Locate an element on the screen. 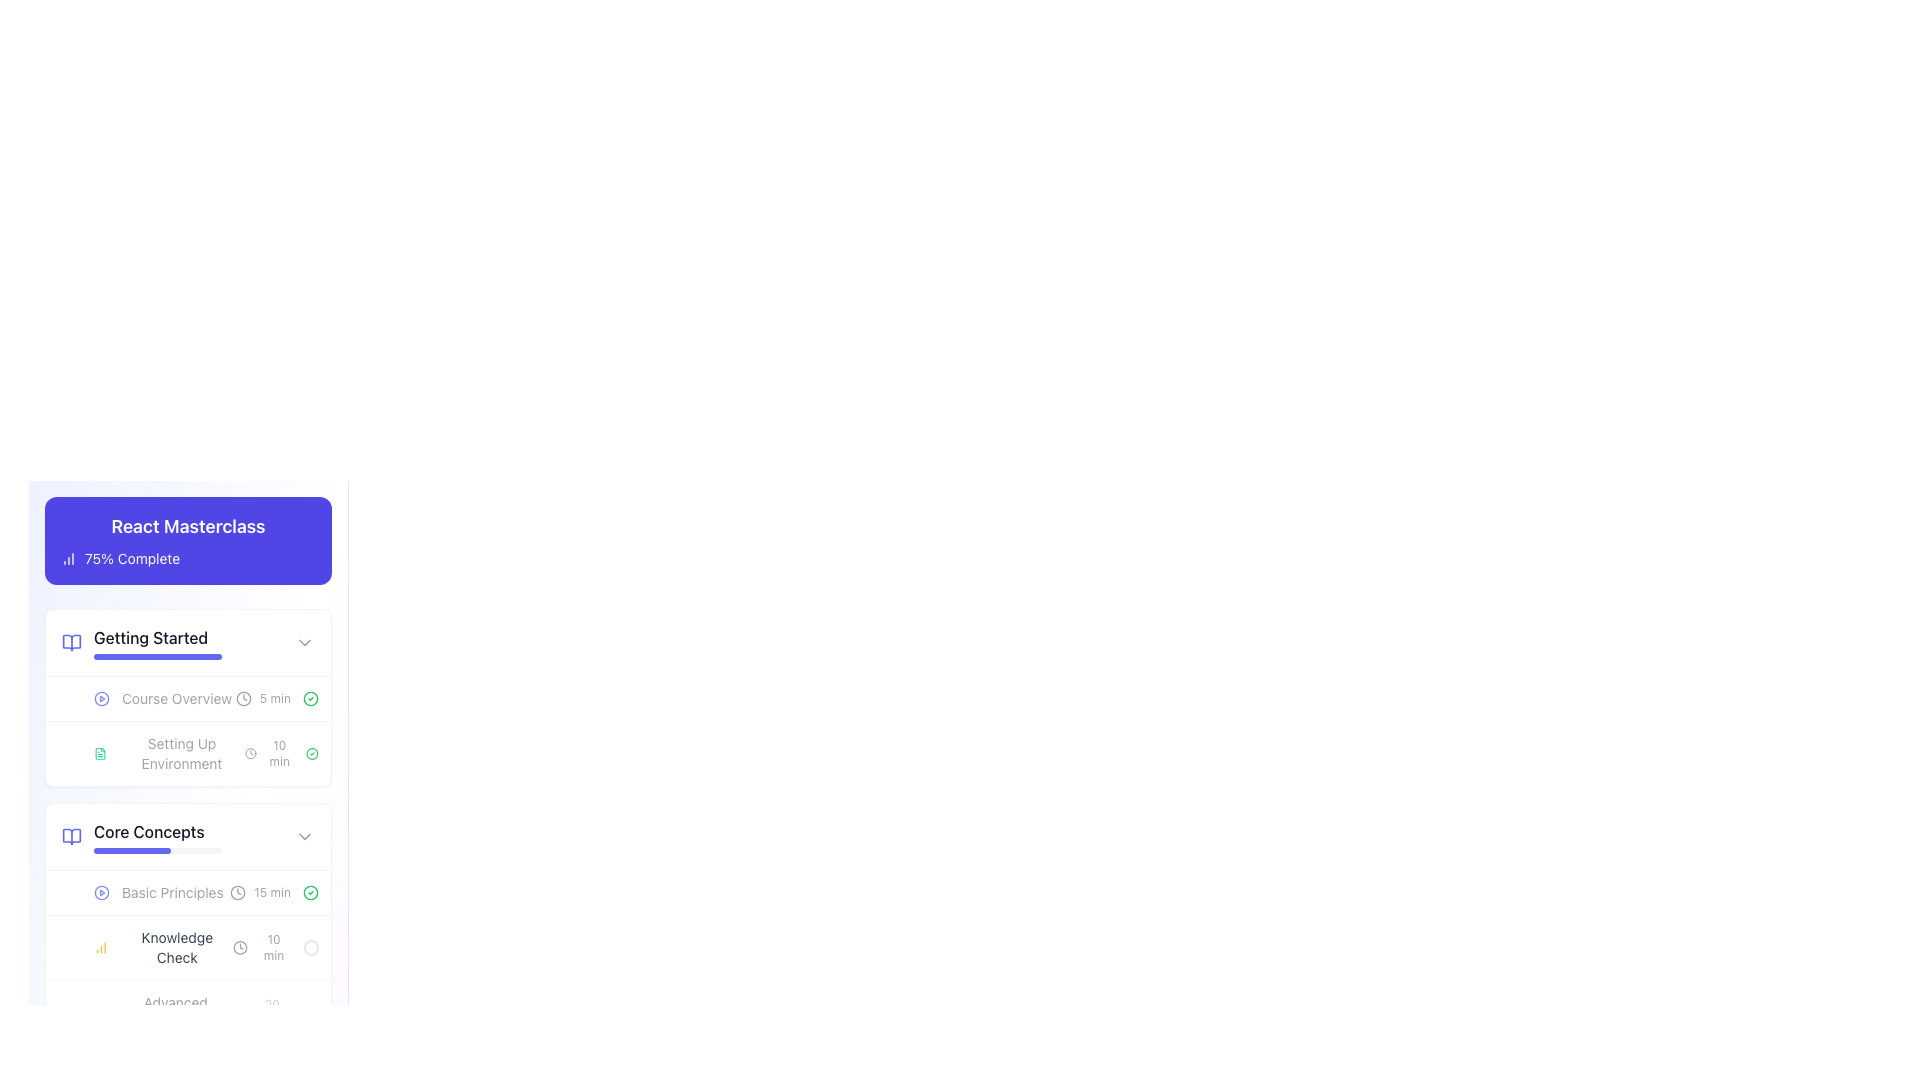 This screenshot has width=1920, height=1080. the circular clock icon located in the 'Core Concepts' section, adjacent to the text '10 min' is located at coordinates (240, 947).